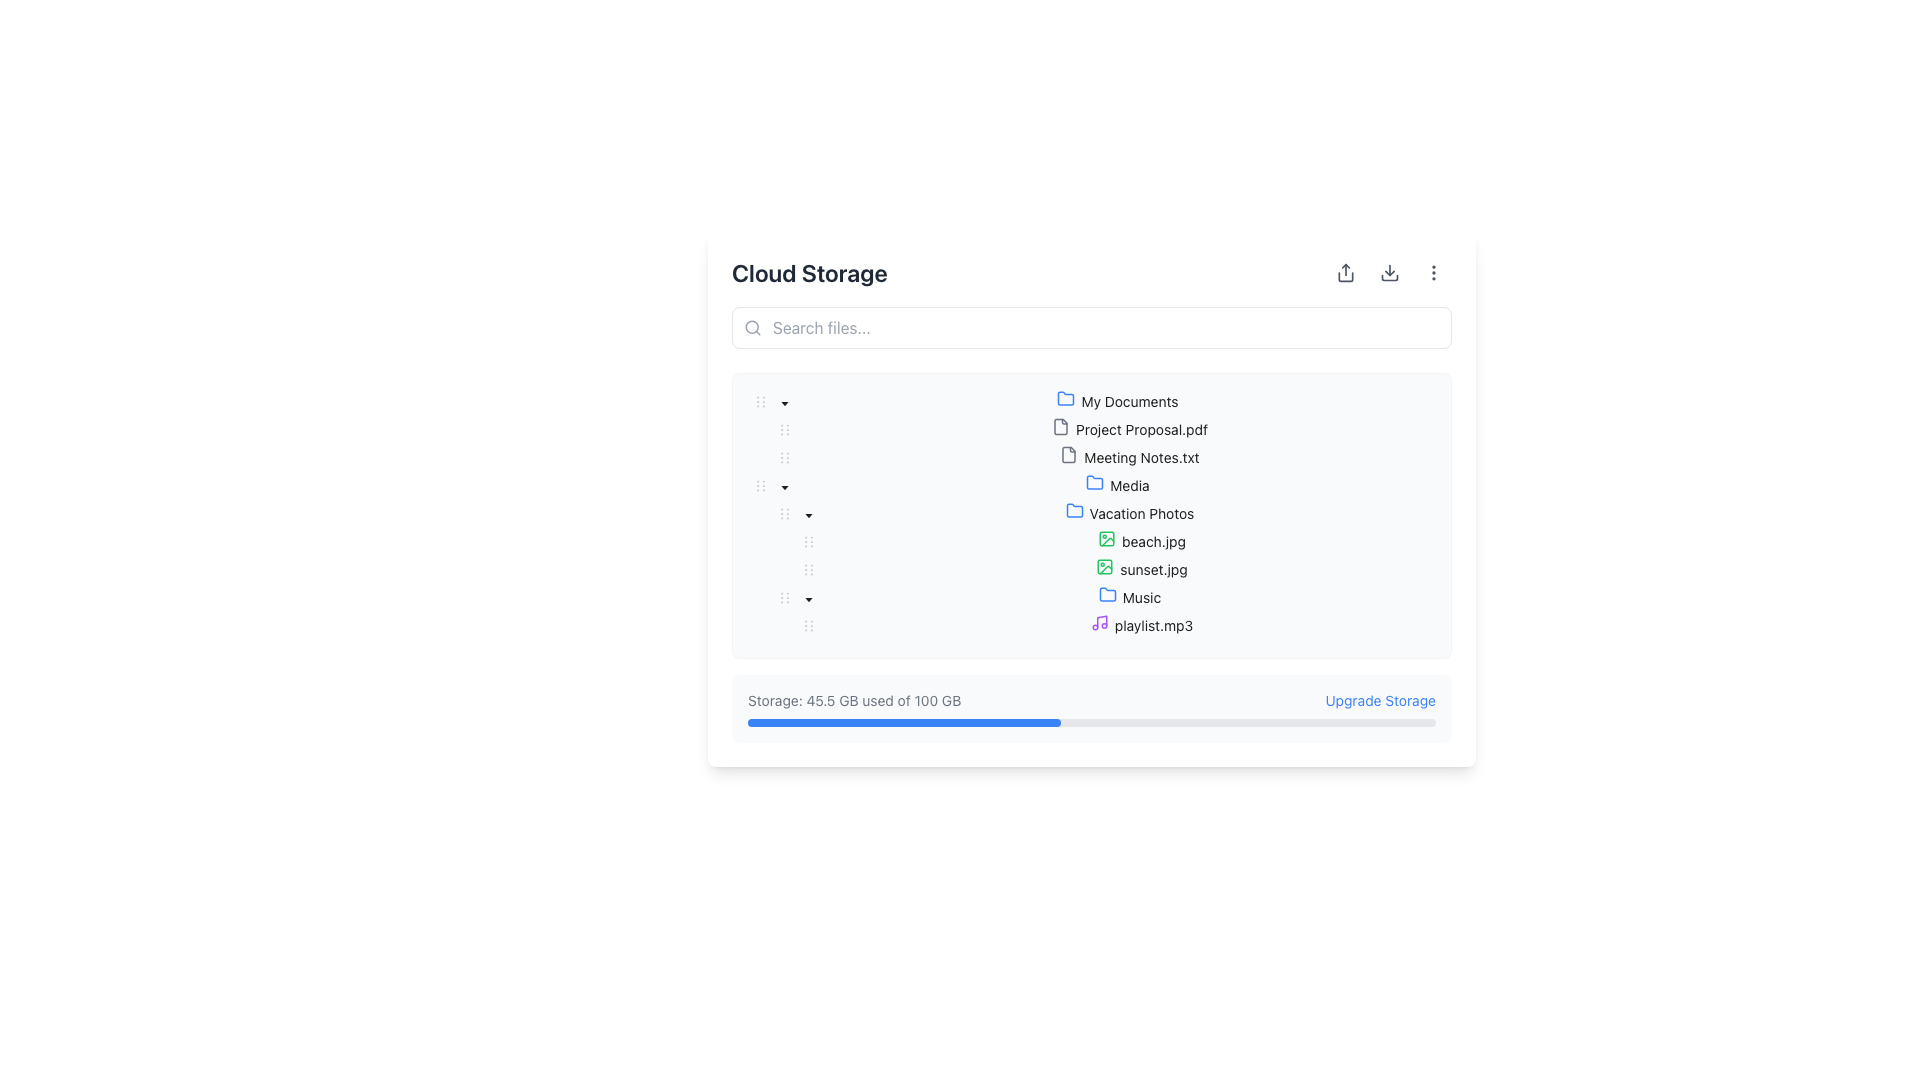 The width and height of the screenshot is (1920, 1080). Describe the element at coordinates (1433, 273) in the screenshot. I see `the circular button with three vertical gray dots` at that location.